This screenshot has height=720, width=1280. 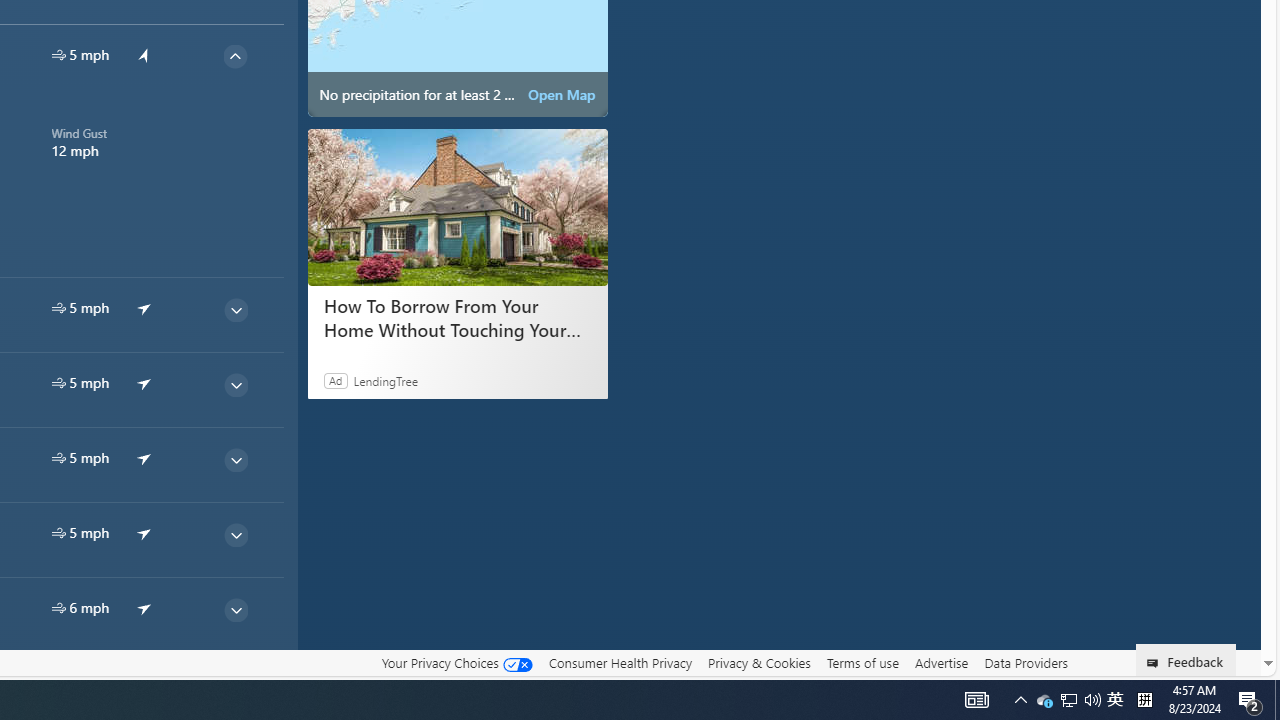 I want to click on 'Data Providers', so click(x=1025, y=662).